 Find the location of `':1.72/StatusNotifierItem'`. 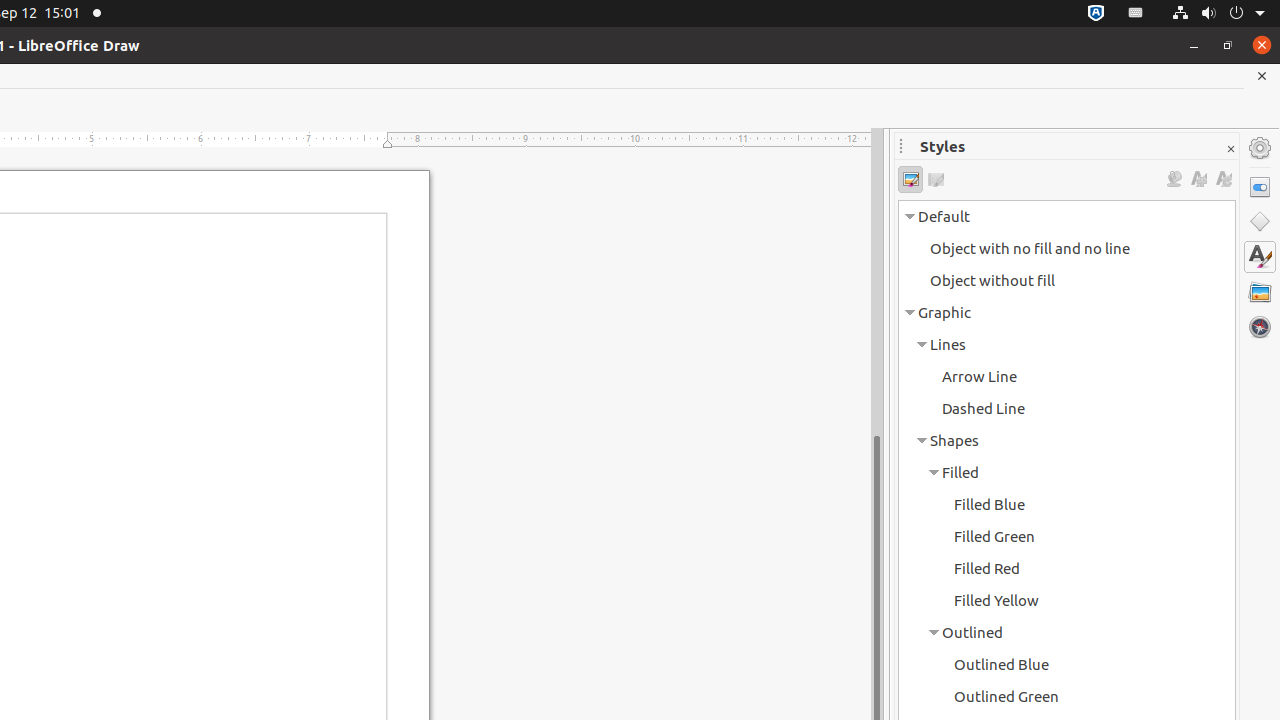

':1.72/StatusNotifierItem' is located at coordinates (1094, 13).